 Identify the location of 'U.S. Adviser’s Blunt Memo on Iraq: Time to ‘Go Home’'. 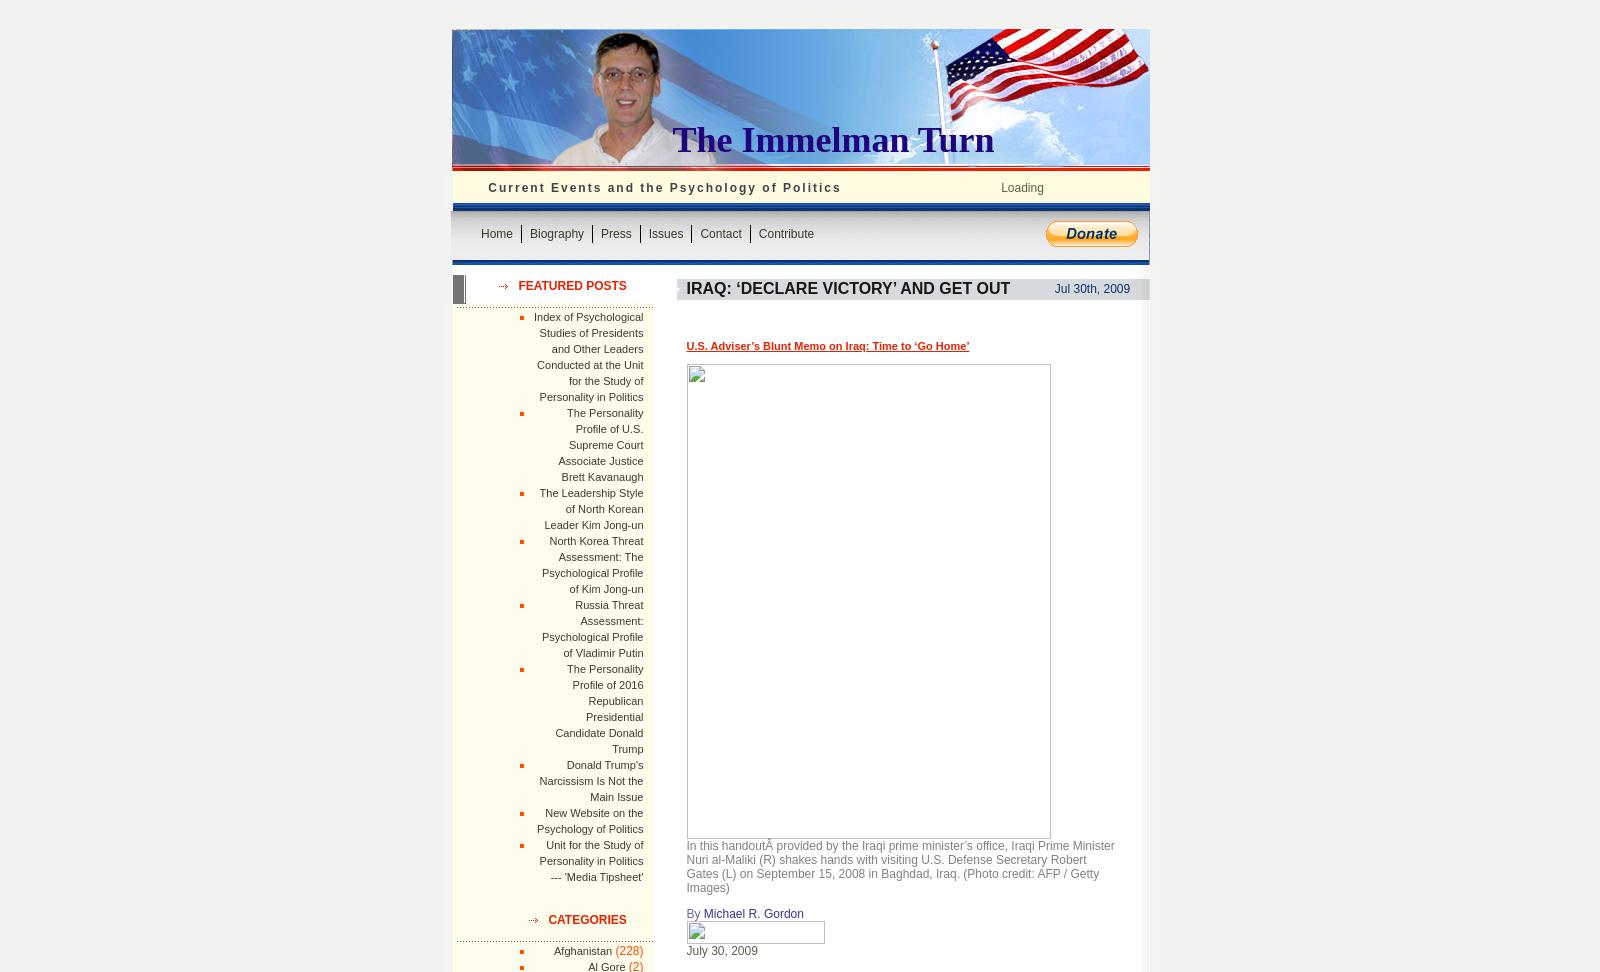
(826, 345).